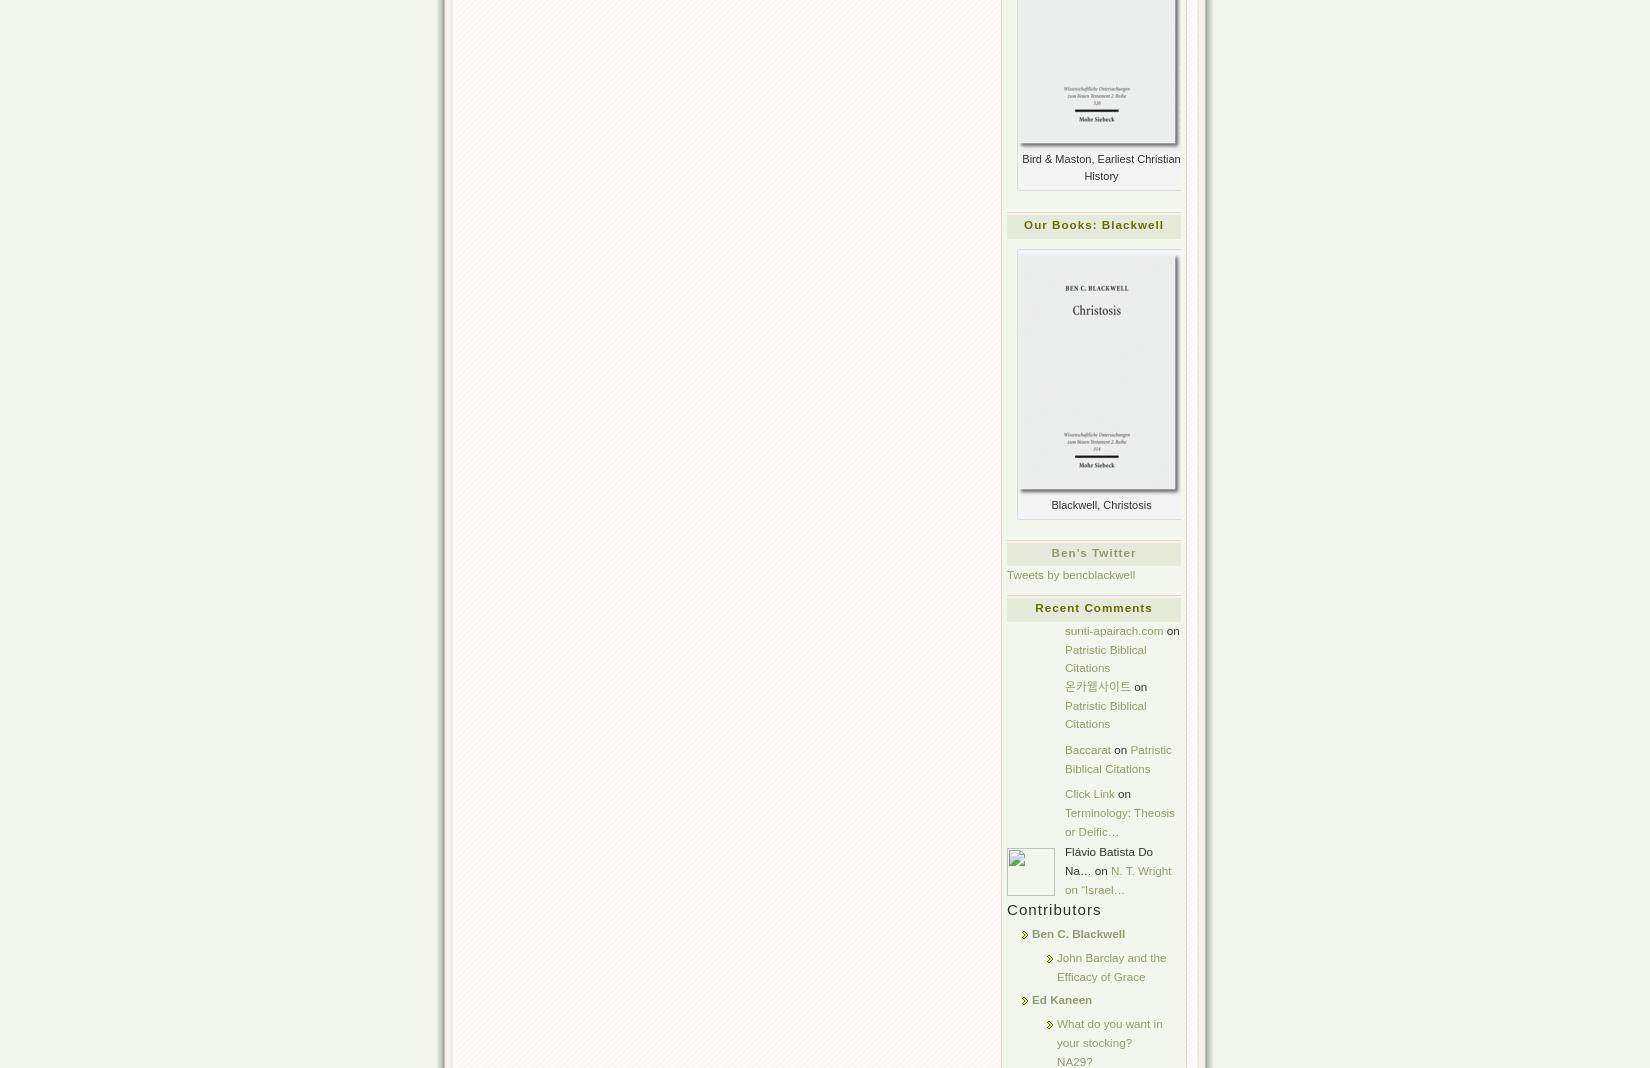 The height and width of the screenshot is (1068, 1650). Describe the element at coordinates (1093, 606) in the screenshot. I see `'Recent Comments'` at that location.